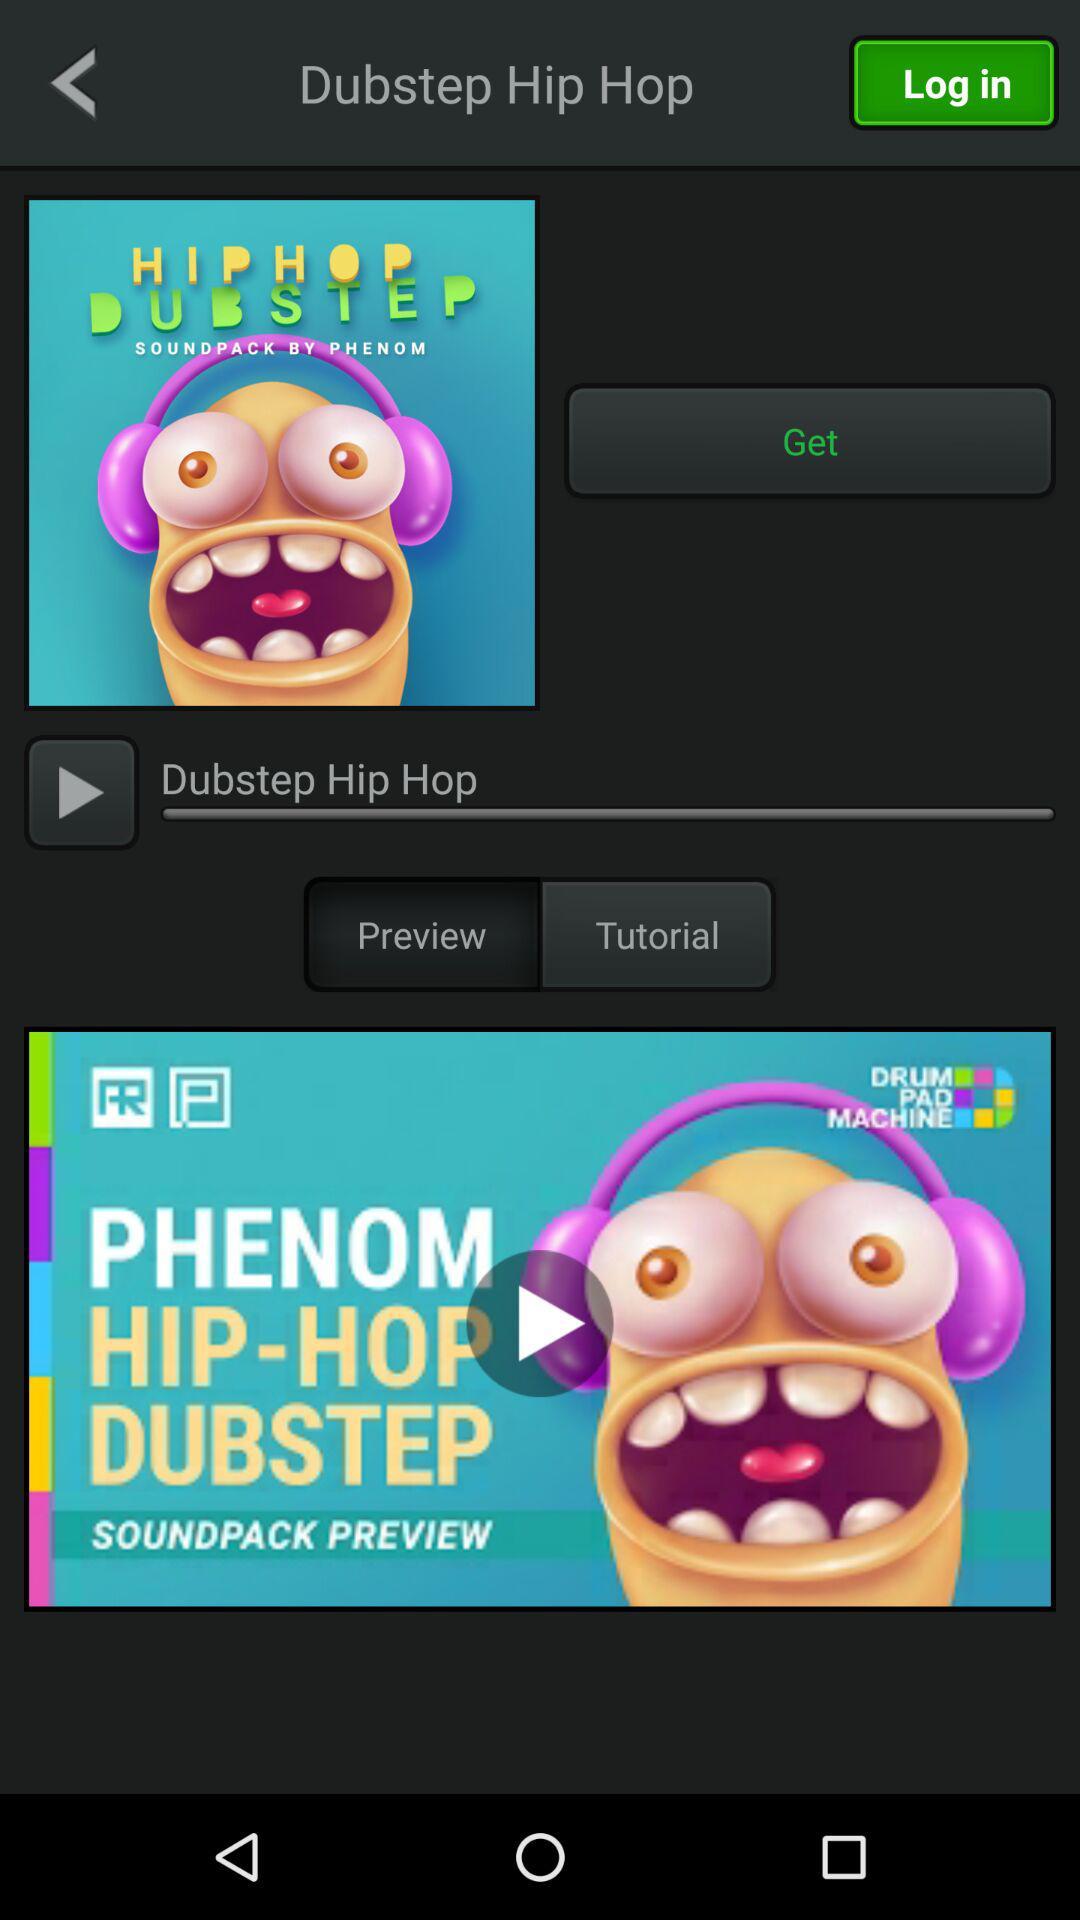 The height and width of the screenshot is (1920, 1080). What do you see at coordinates (71, 81) in the screenshot?
I see `previous` at bounding box center [71, 81].